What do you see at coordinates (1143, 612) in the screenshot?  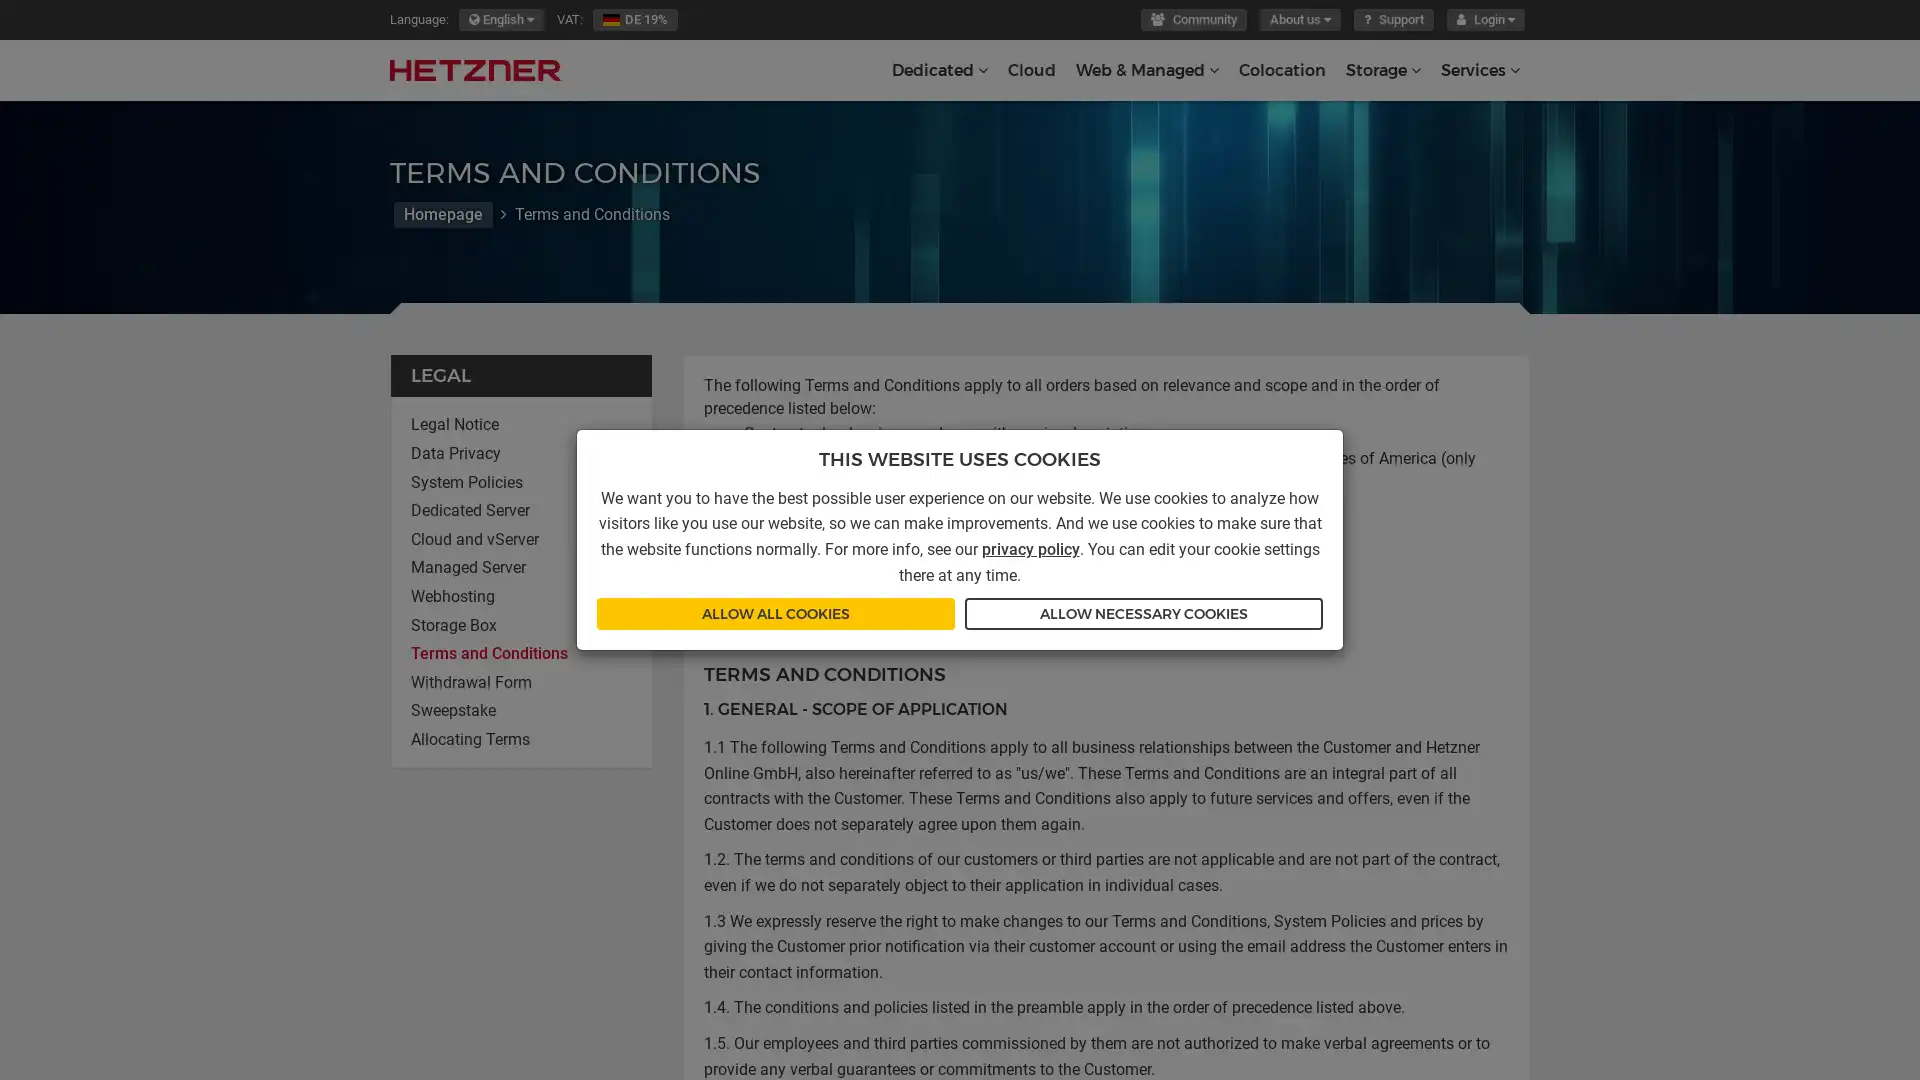 I see `ALLOW NECESSARY COOKIES` at bounding box center [1143, 612].